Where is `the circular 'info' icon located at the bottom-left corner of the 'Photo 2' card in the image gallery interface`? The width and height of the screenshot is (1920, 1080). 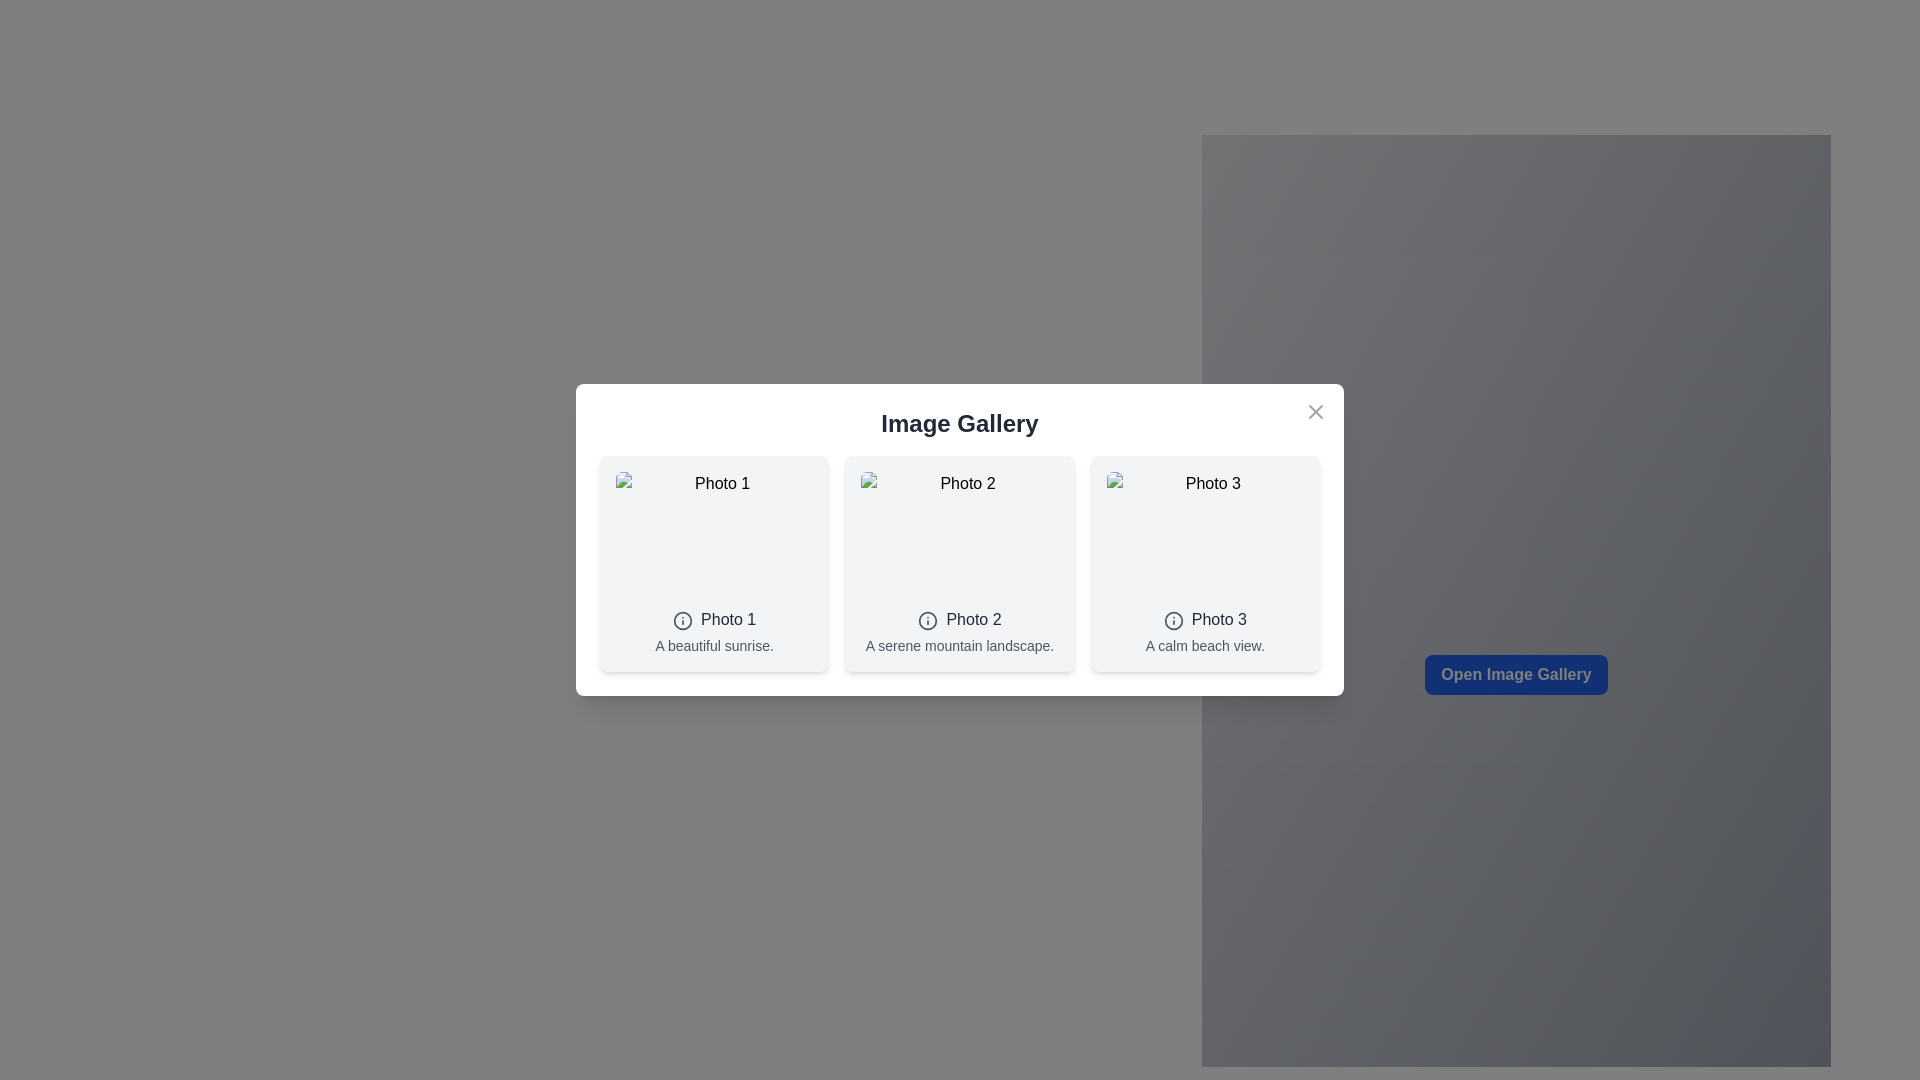 the circular 'info' icon located at the bottom-left corner of the 'Photo 2' card in the image gallery interface is located at coordinates (927, 619).